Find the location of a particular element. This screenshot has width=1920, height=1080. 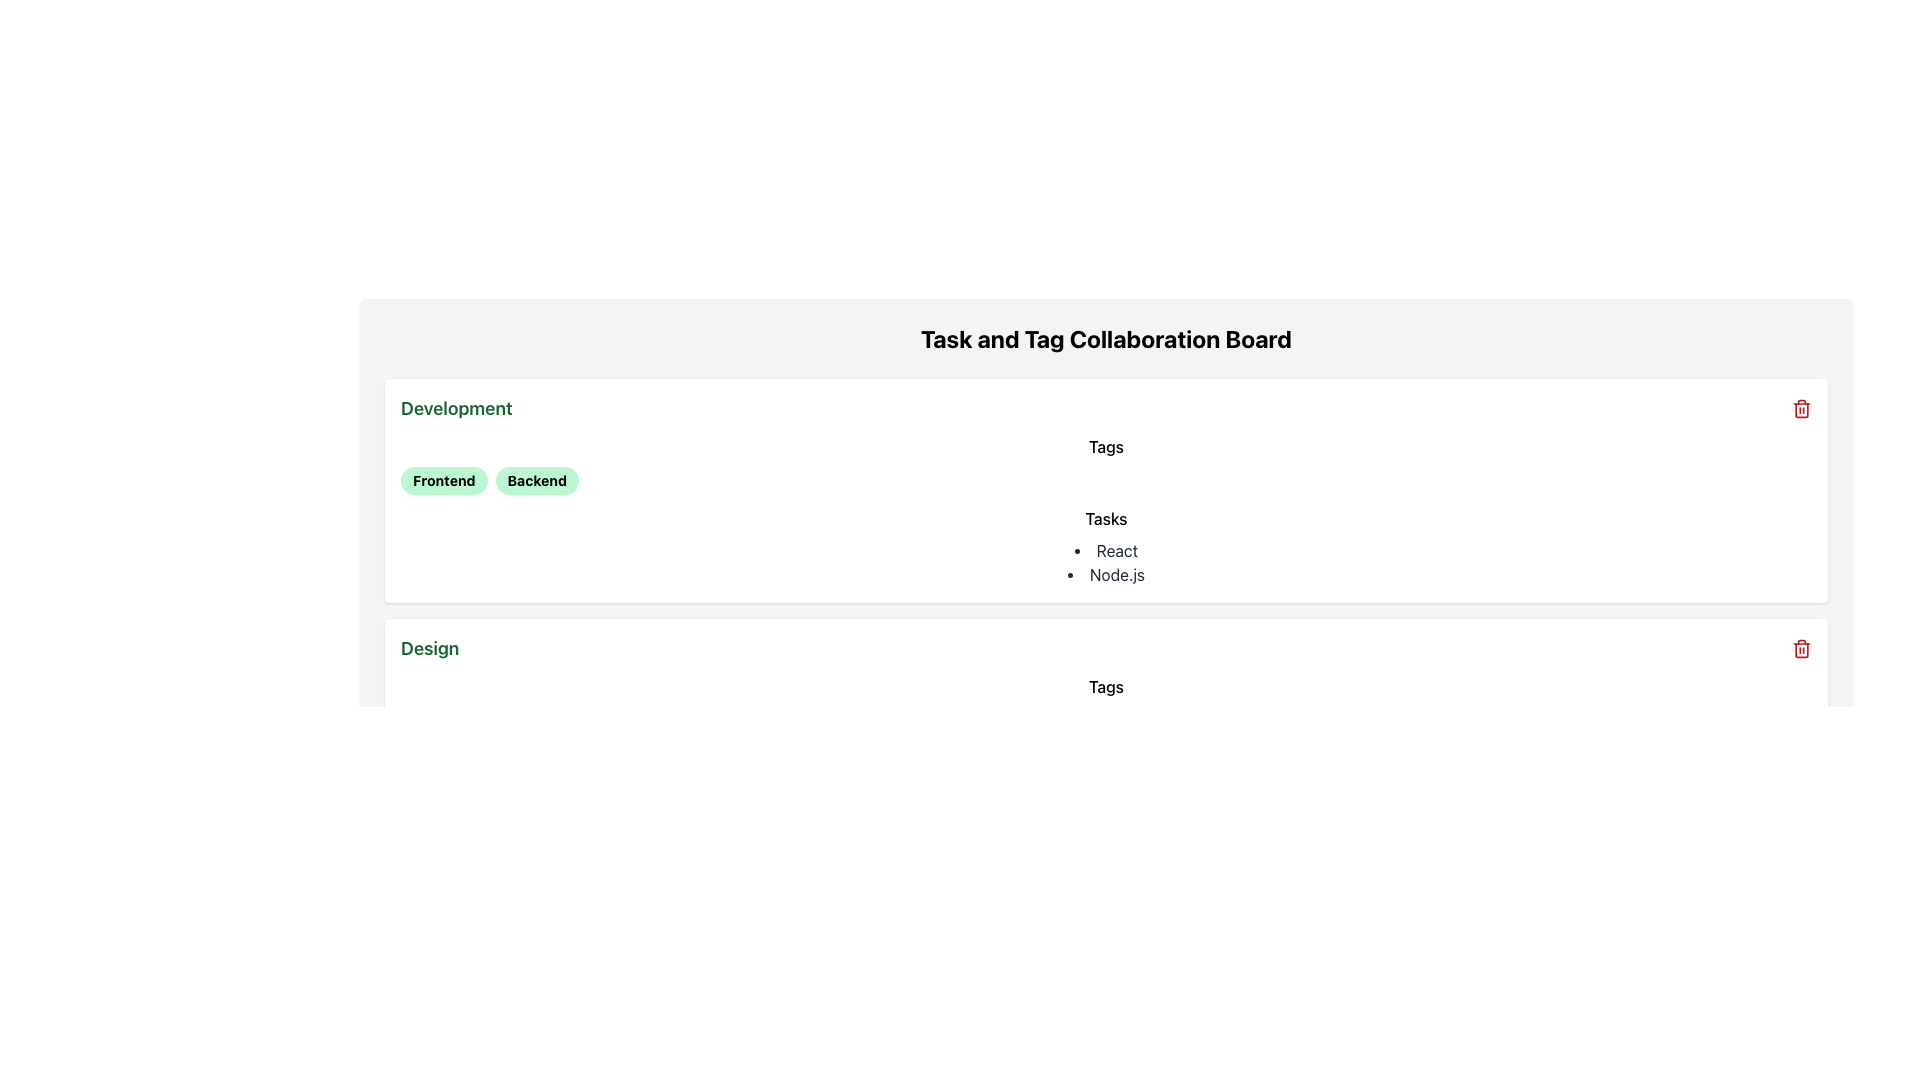

the red trash bin icon located on the far right of the 'Design' section is located at coordinates (1801, 648).